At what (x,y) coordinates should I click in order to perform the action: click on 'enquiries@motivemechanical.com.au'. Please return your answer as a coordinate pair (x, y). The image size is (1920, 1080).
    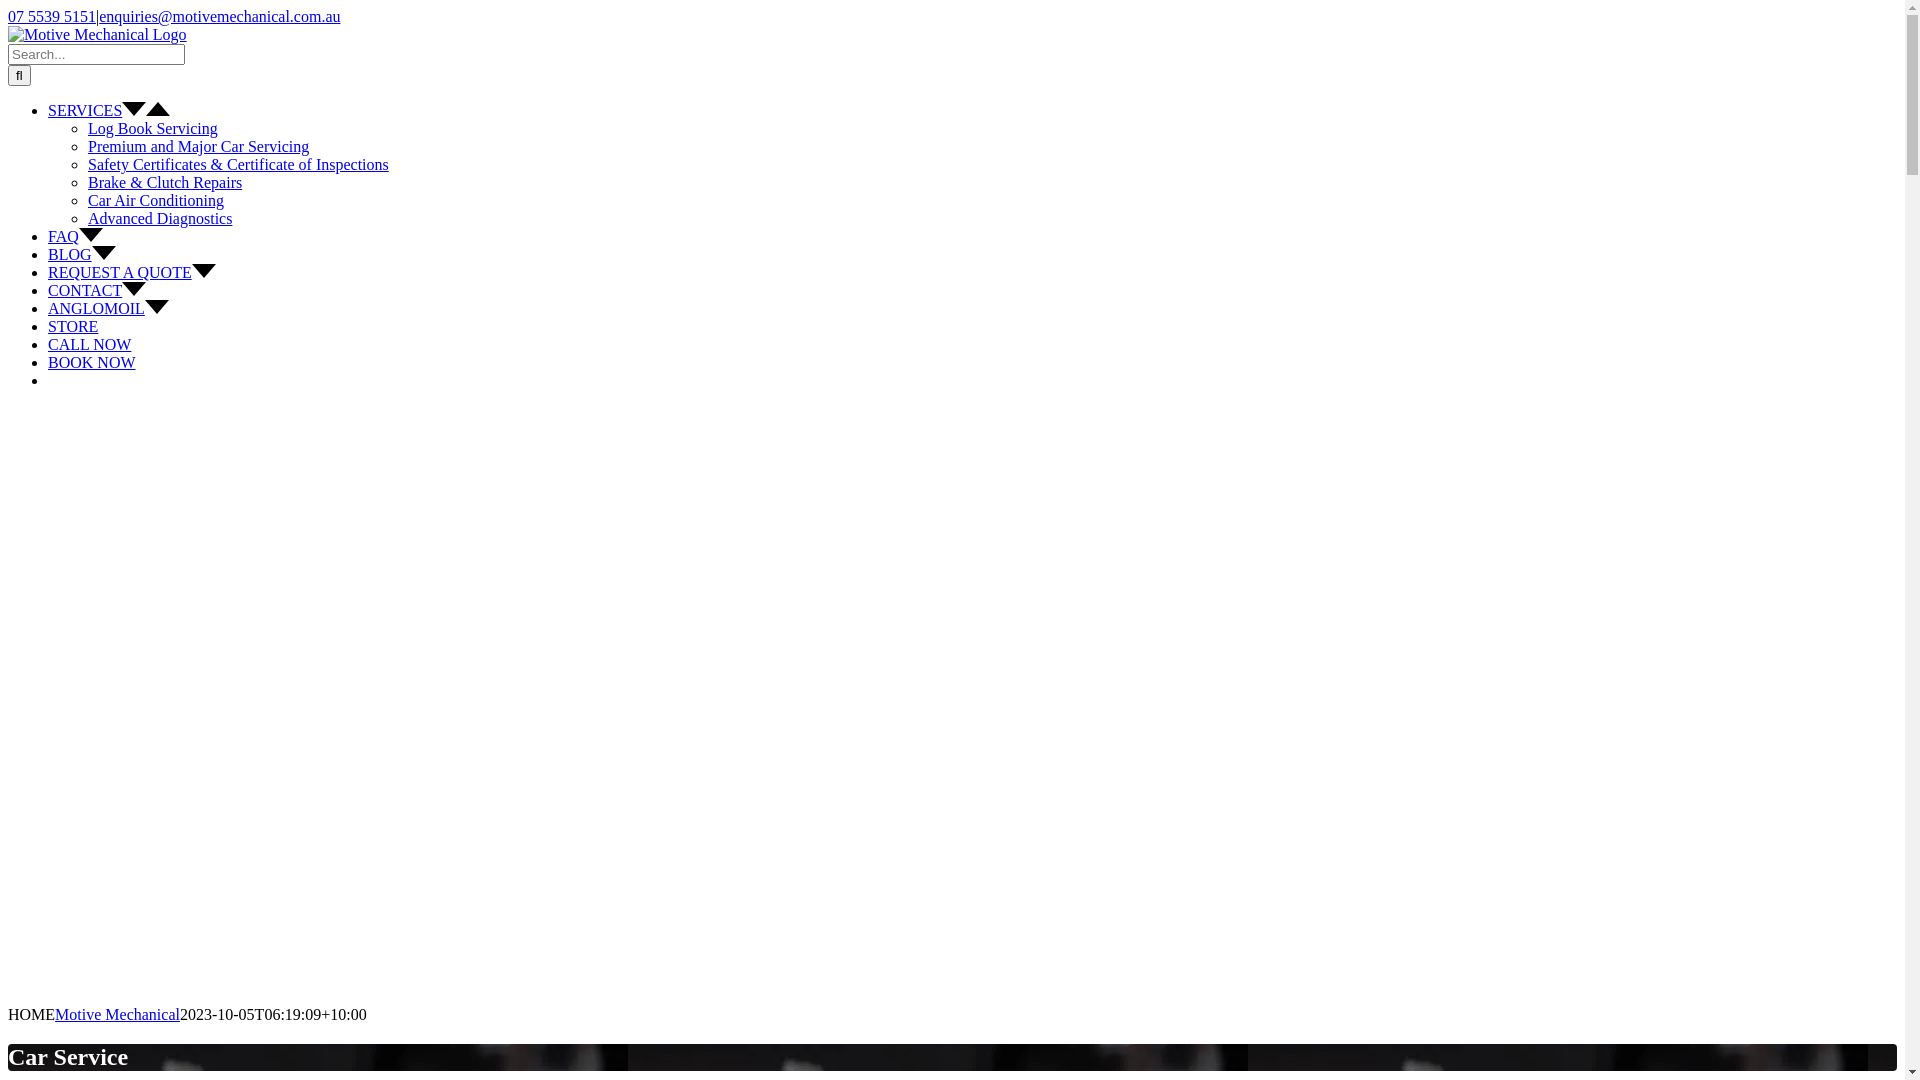
    Looking at the image, I should click on (219, 16).